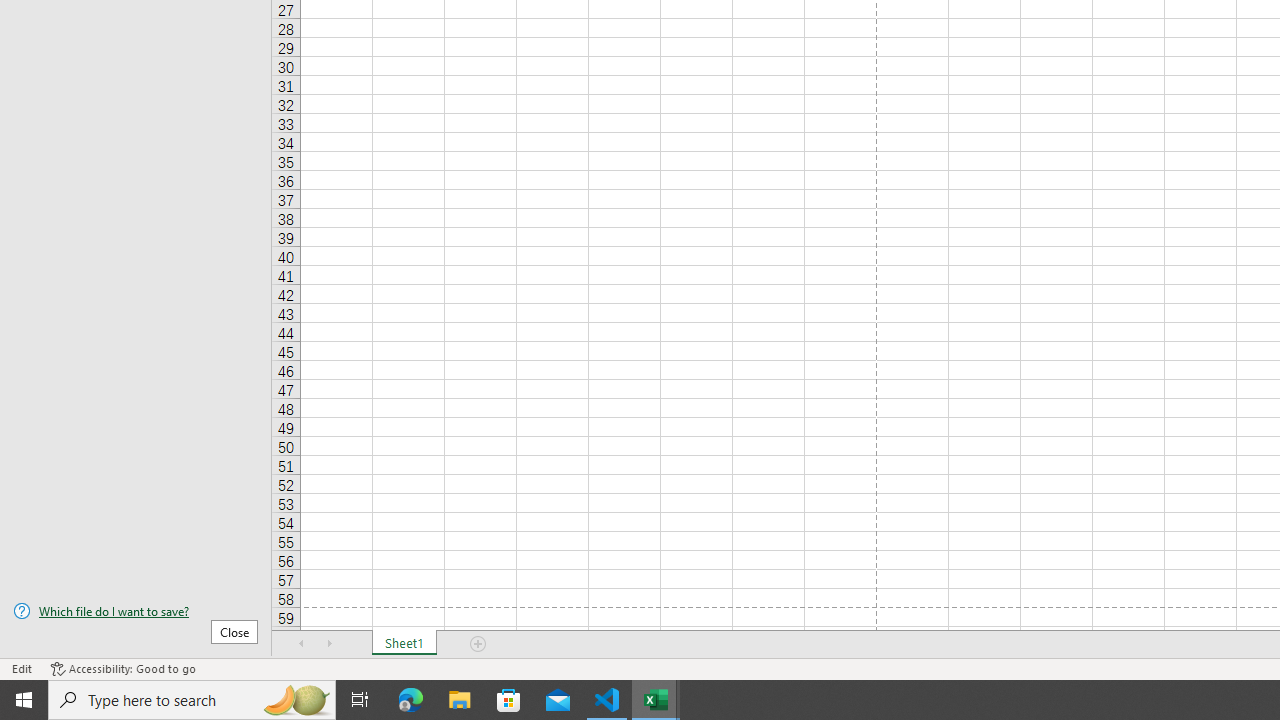 The height and width of the screenshot is (720, 1280). What do you see at coordinates (122, 669) in the screenshot?
I see `'Accessibility Checker Accessibility: Good to go'` at bounding box center [122, 669].